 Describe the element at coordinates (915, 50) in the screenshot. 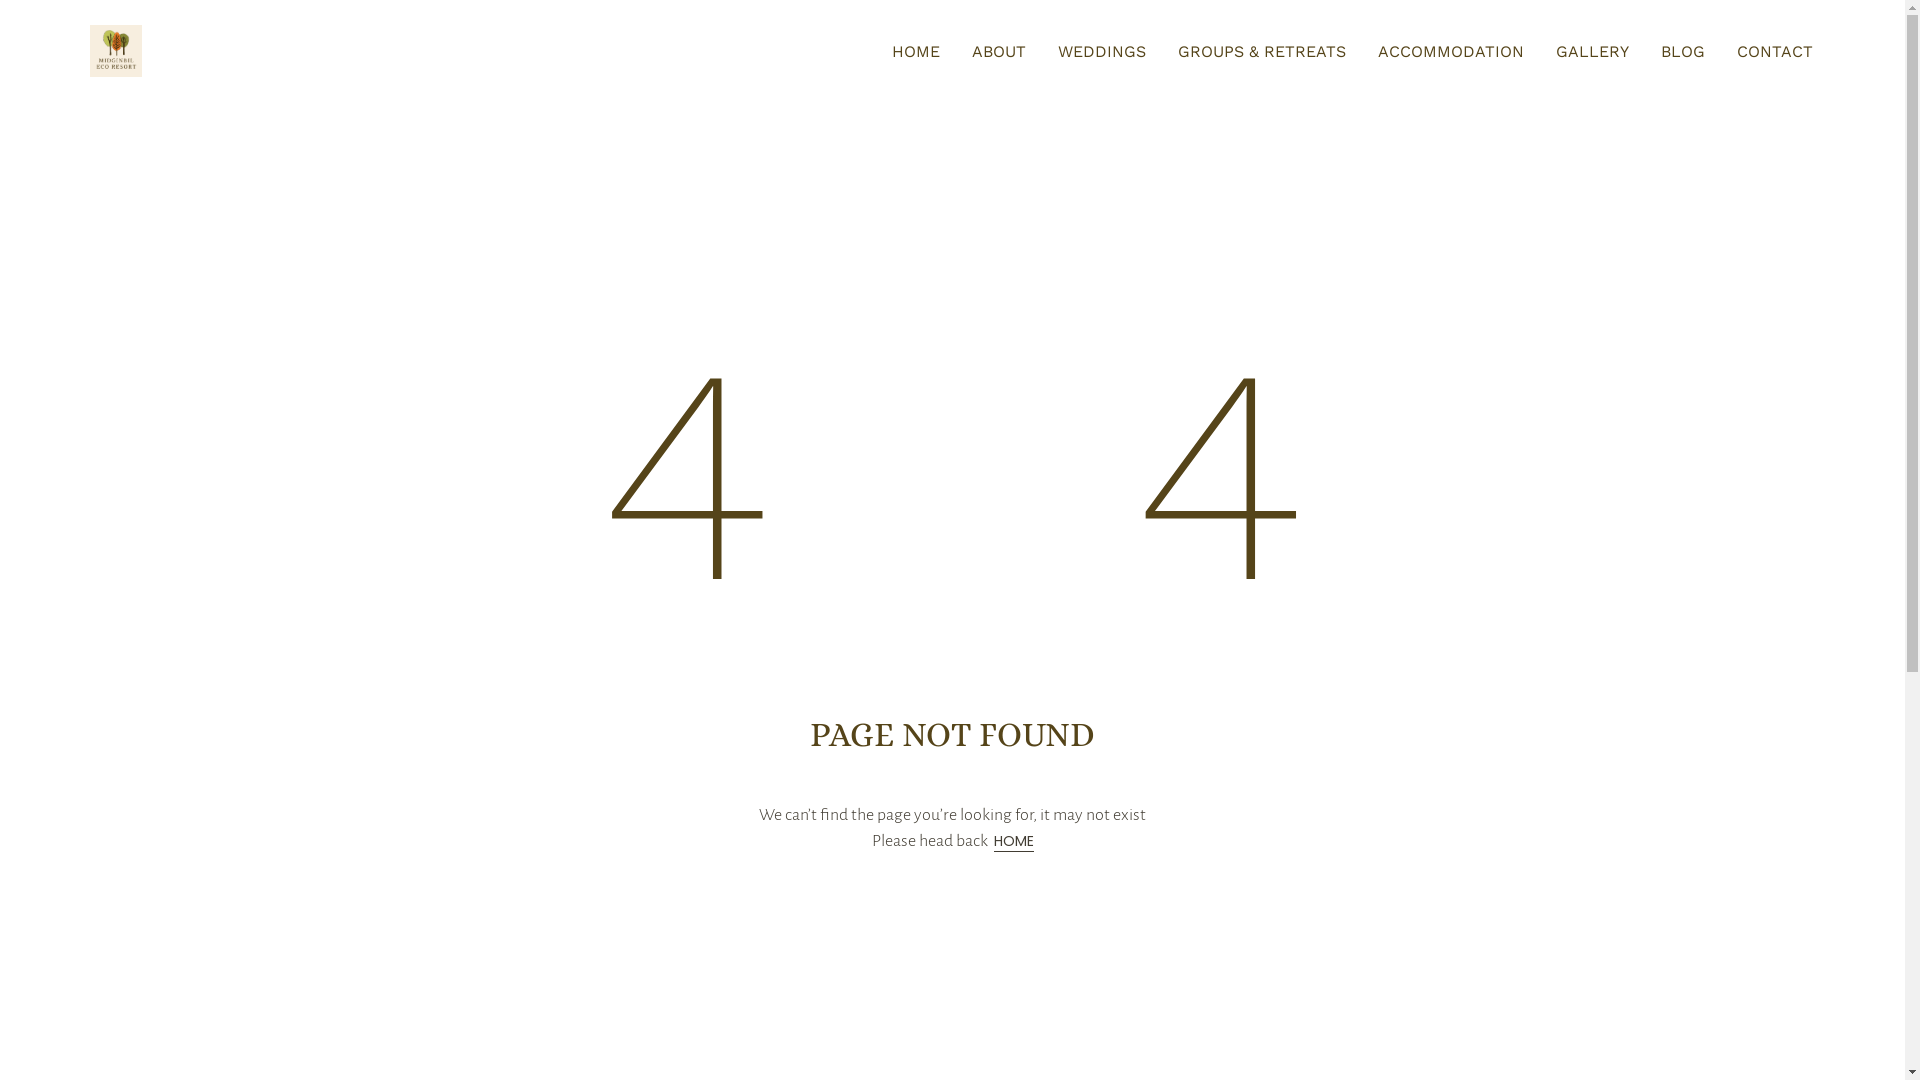

I see `'HOME'` at that location.